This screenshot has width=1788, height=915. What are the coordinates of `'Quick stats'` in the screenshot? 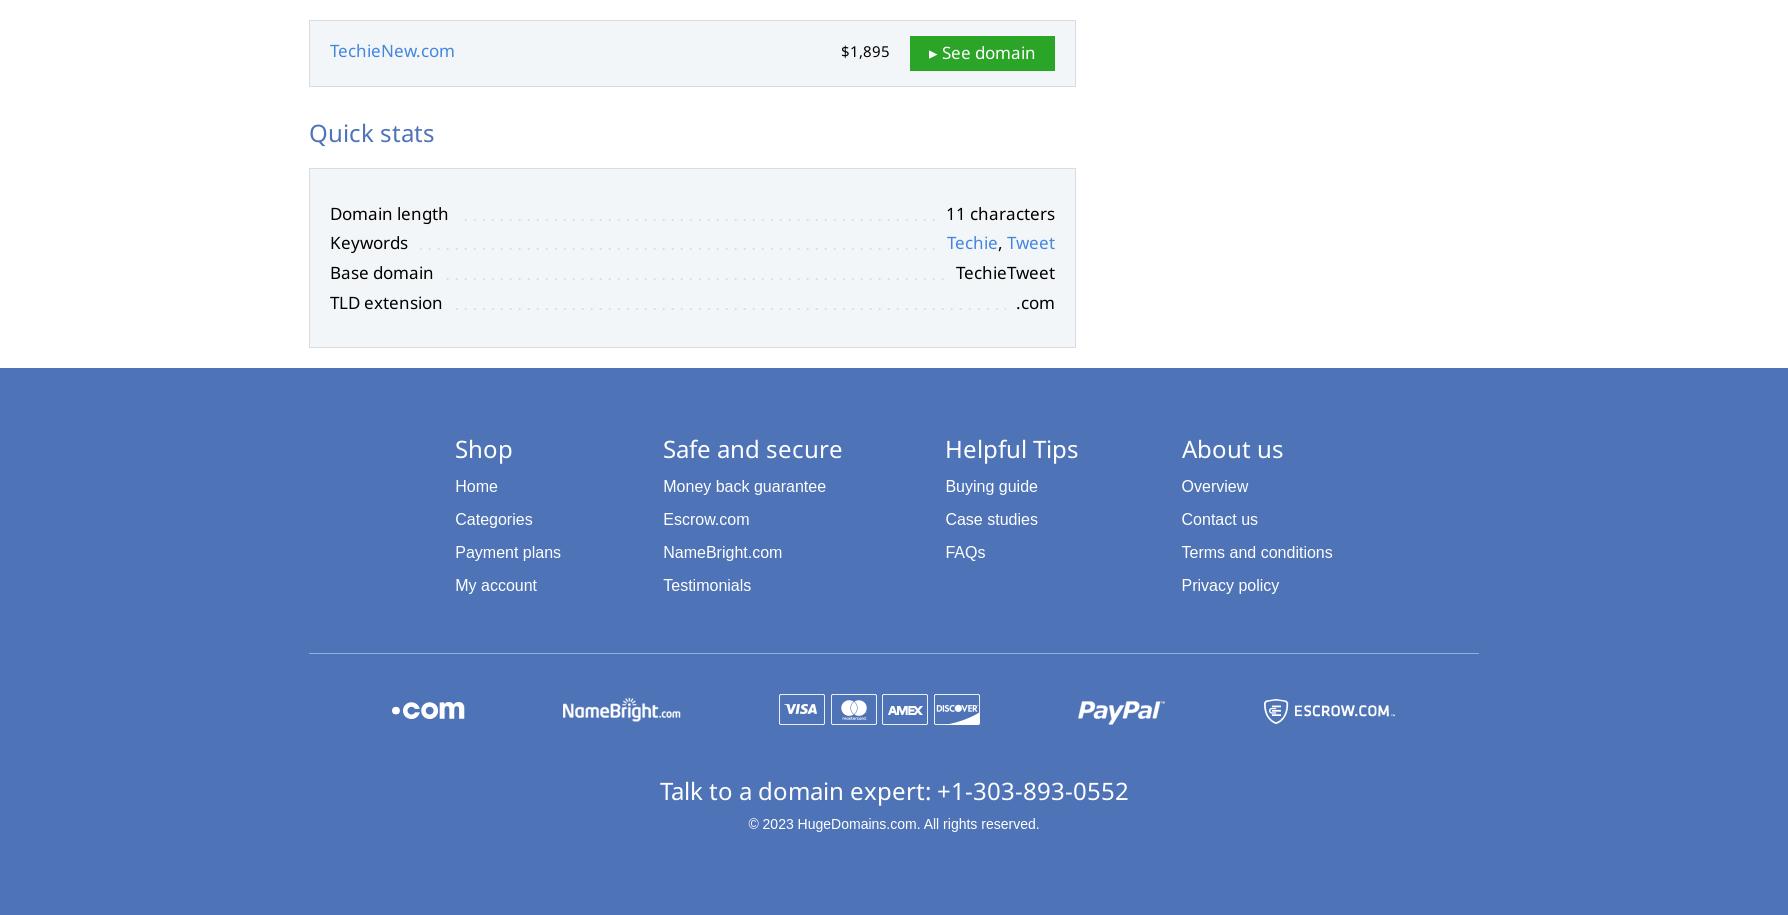 It's located at (371, 132).